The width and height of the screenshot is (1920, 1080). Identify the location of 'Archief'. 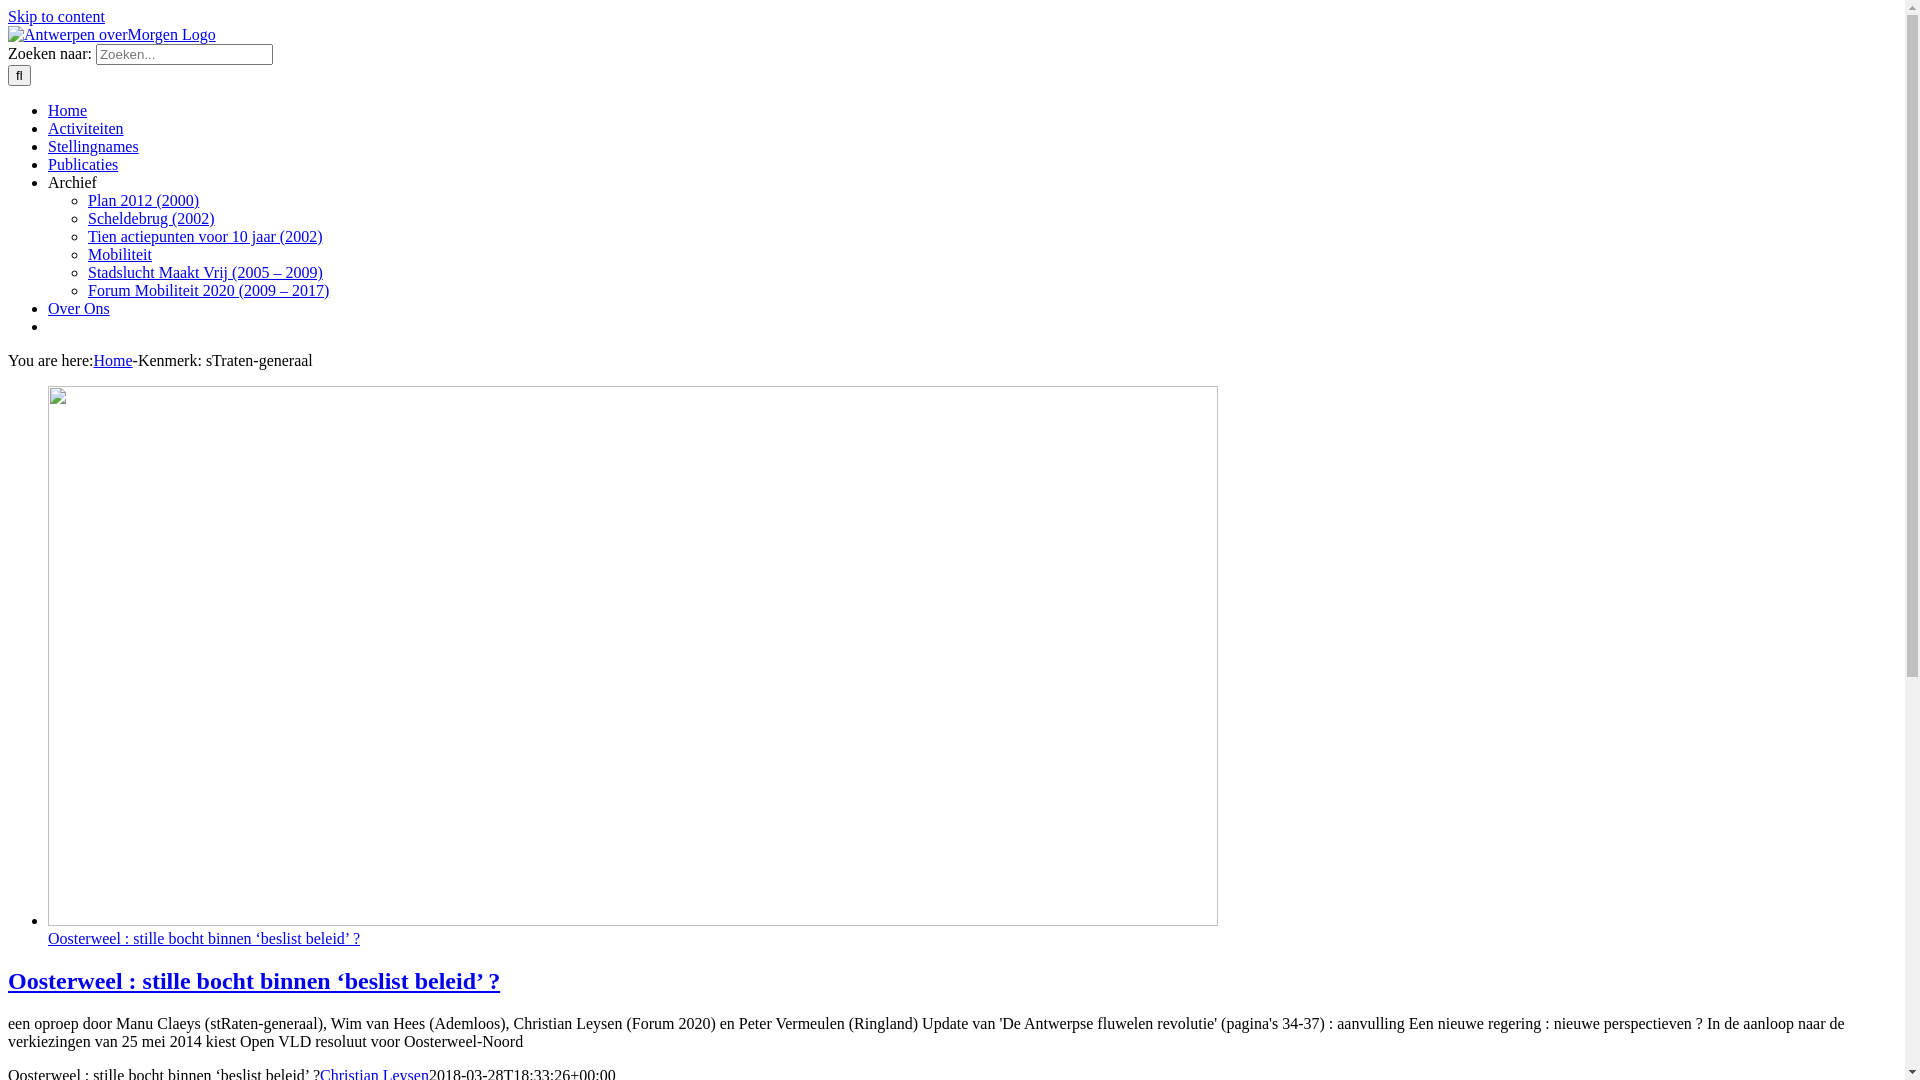
(98, 182).